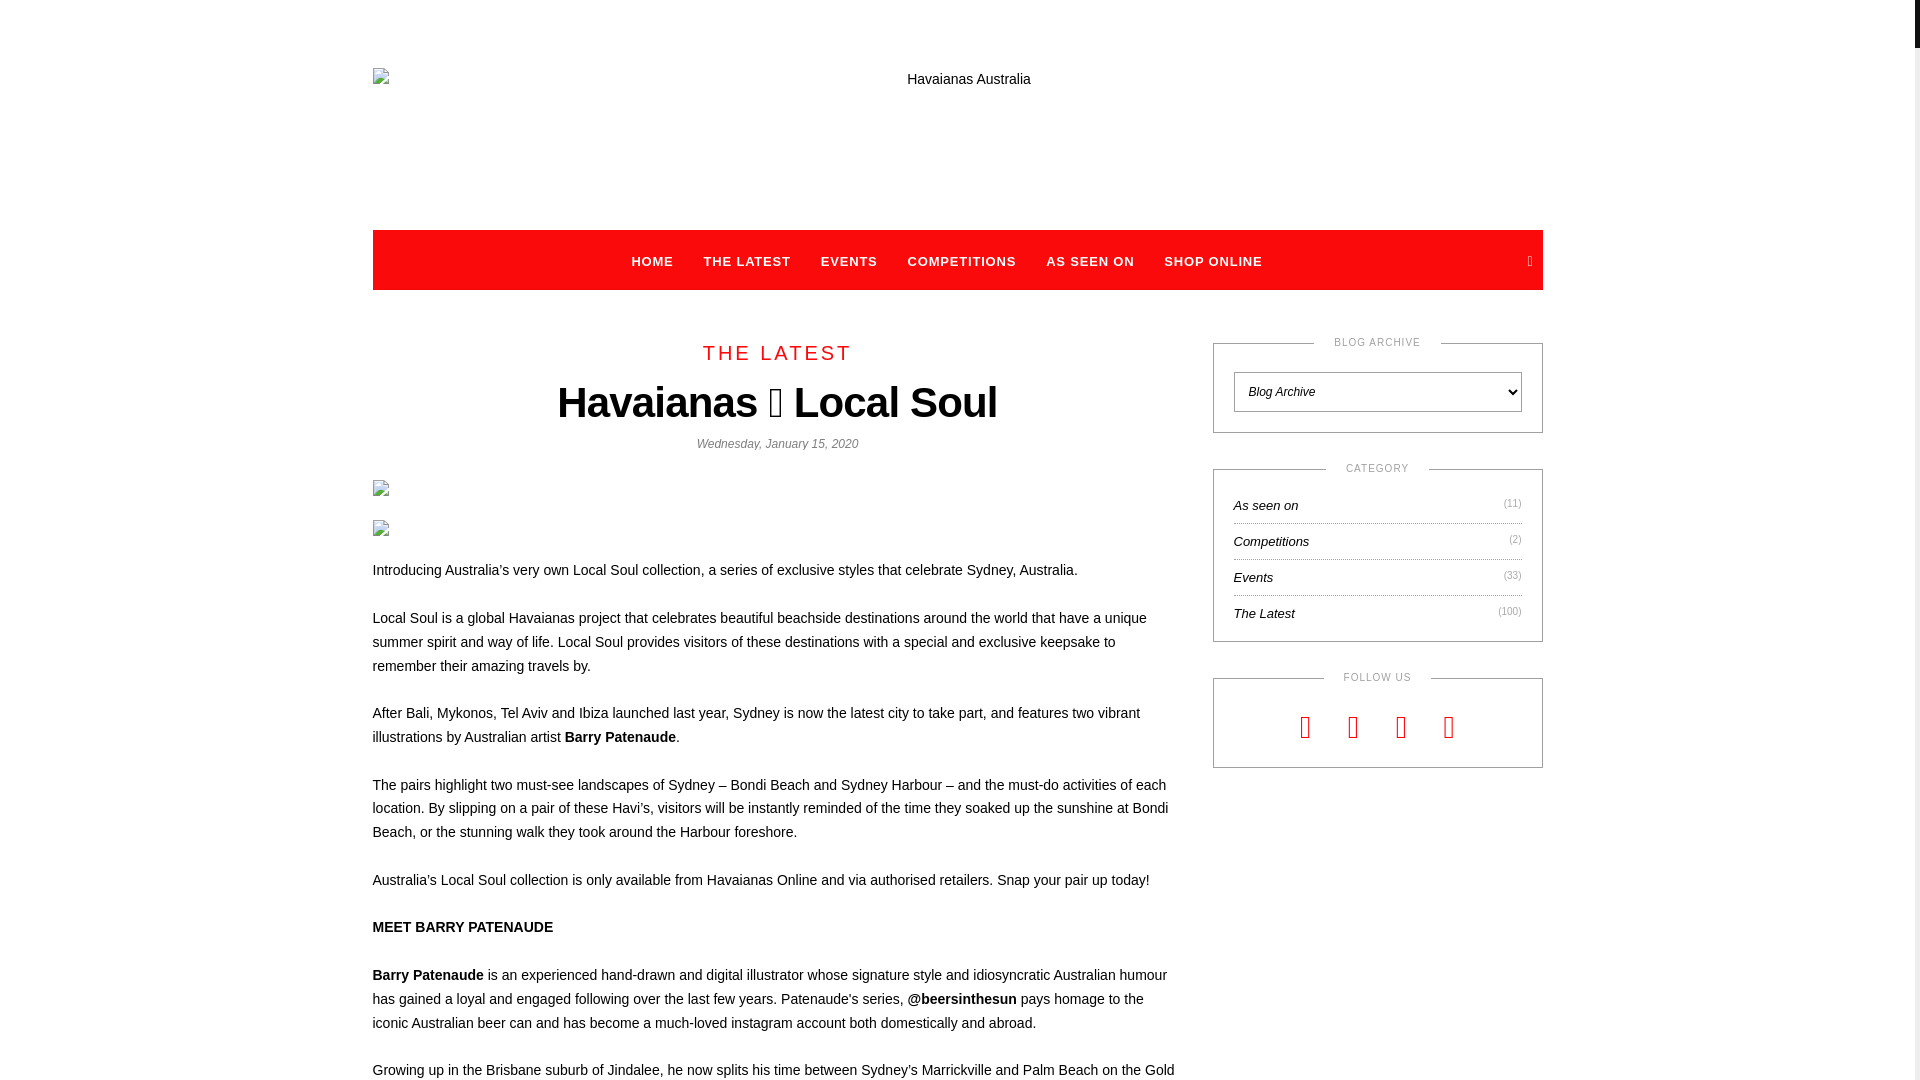 The image size is (1920, 1080). Describe the element at coordinates (629, 260) in the screenshot. I see `'HOME'` at that location.